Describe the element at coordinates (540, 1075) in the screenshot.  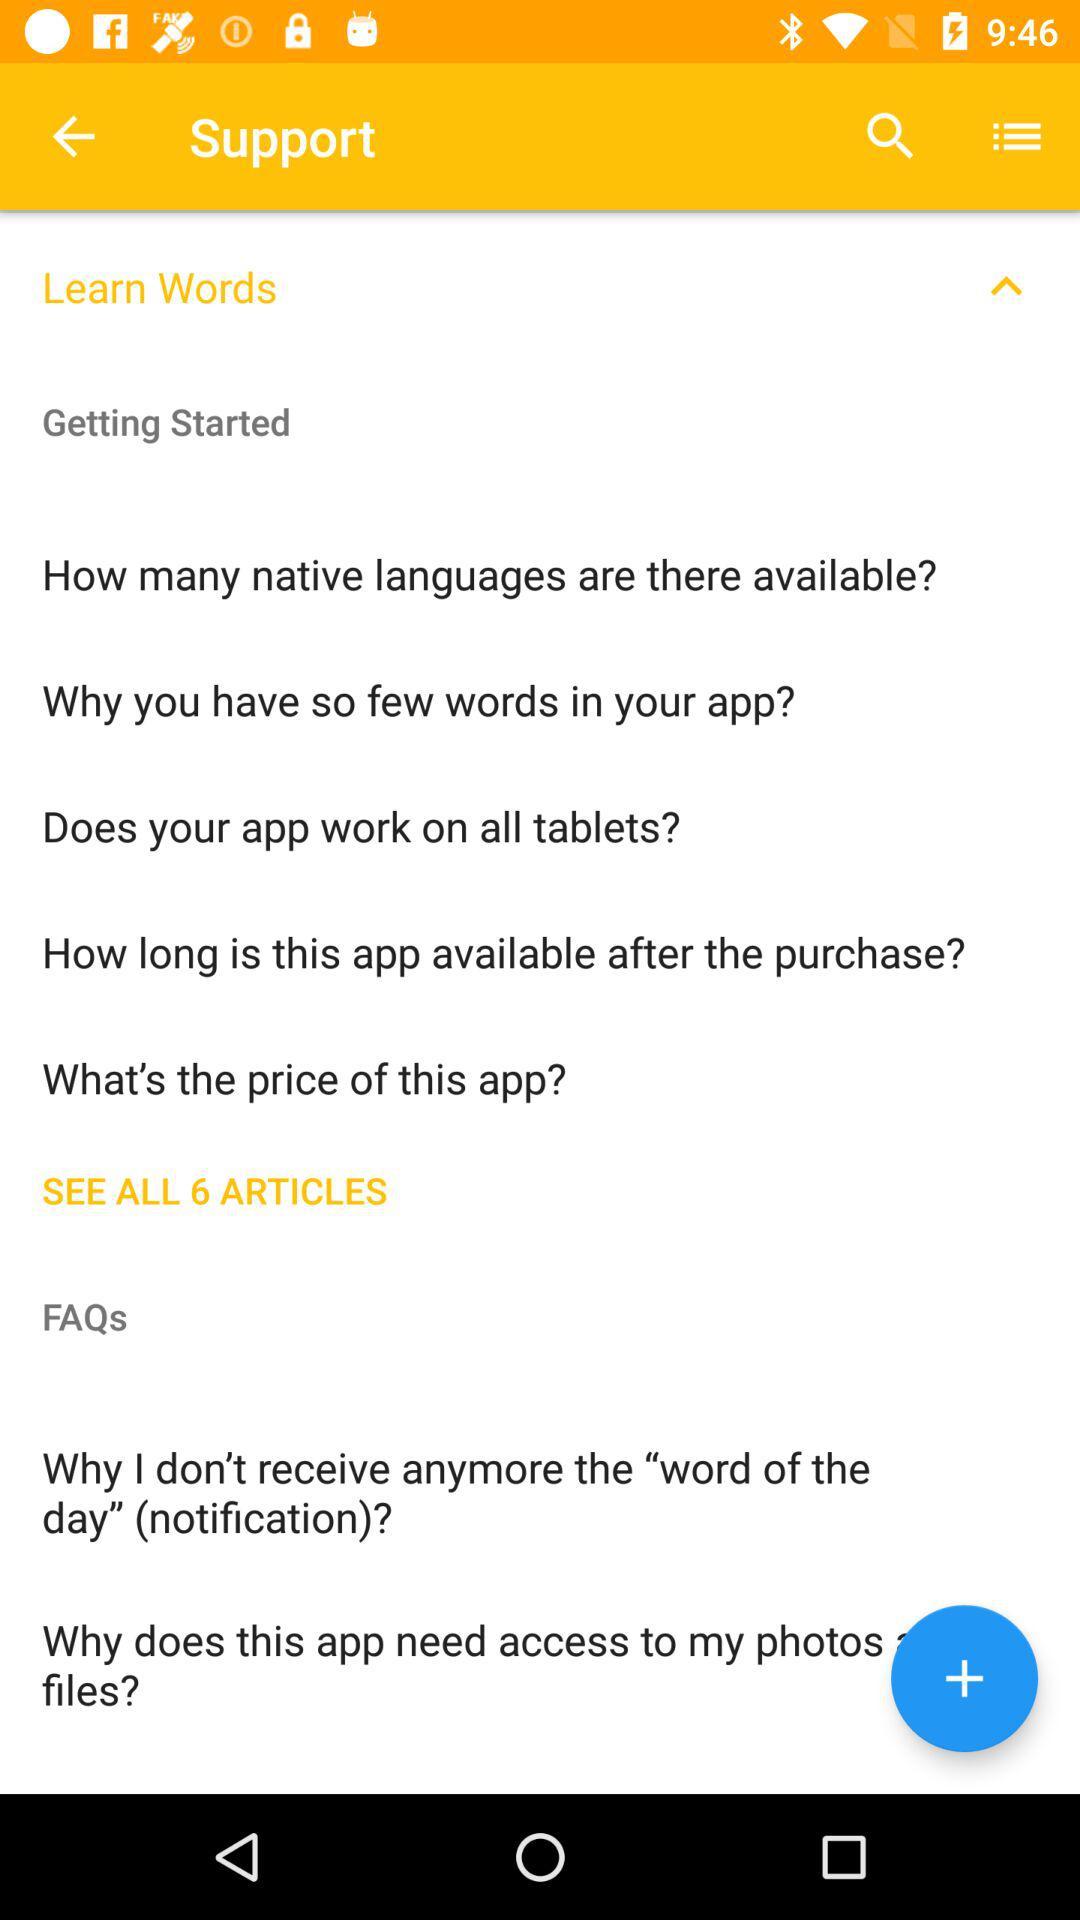
I see `the what s the` at that location.